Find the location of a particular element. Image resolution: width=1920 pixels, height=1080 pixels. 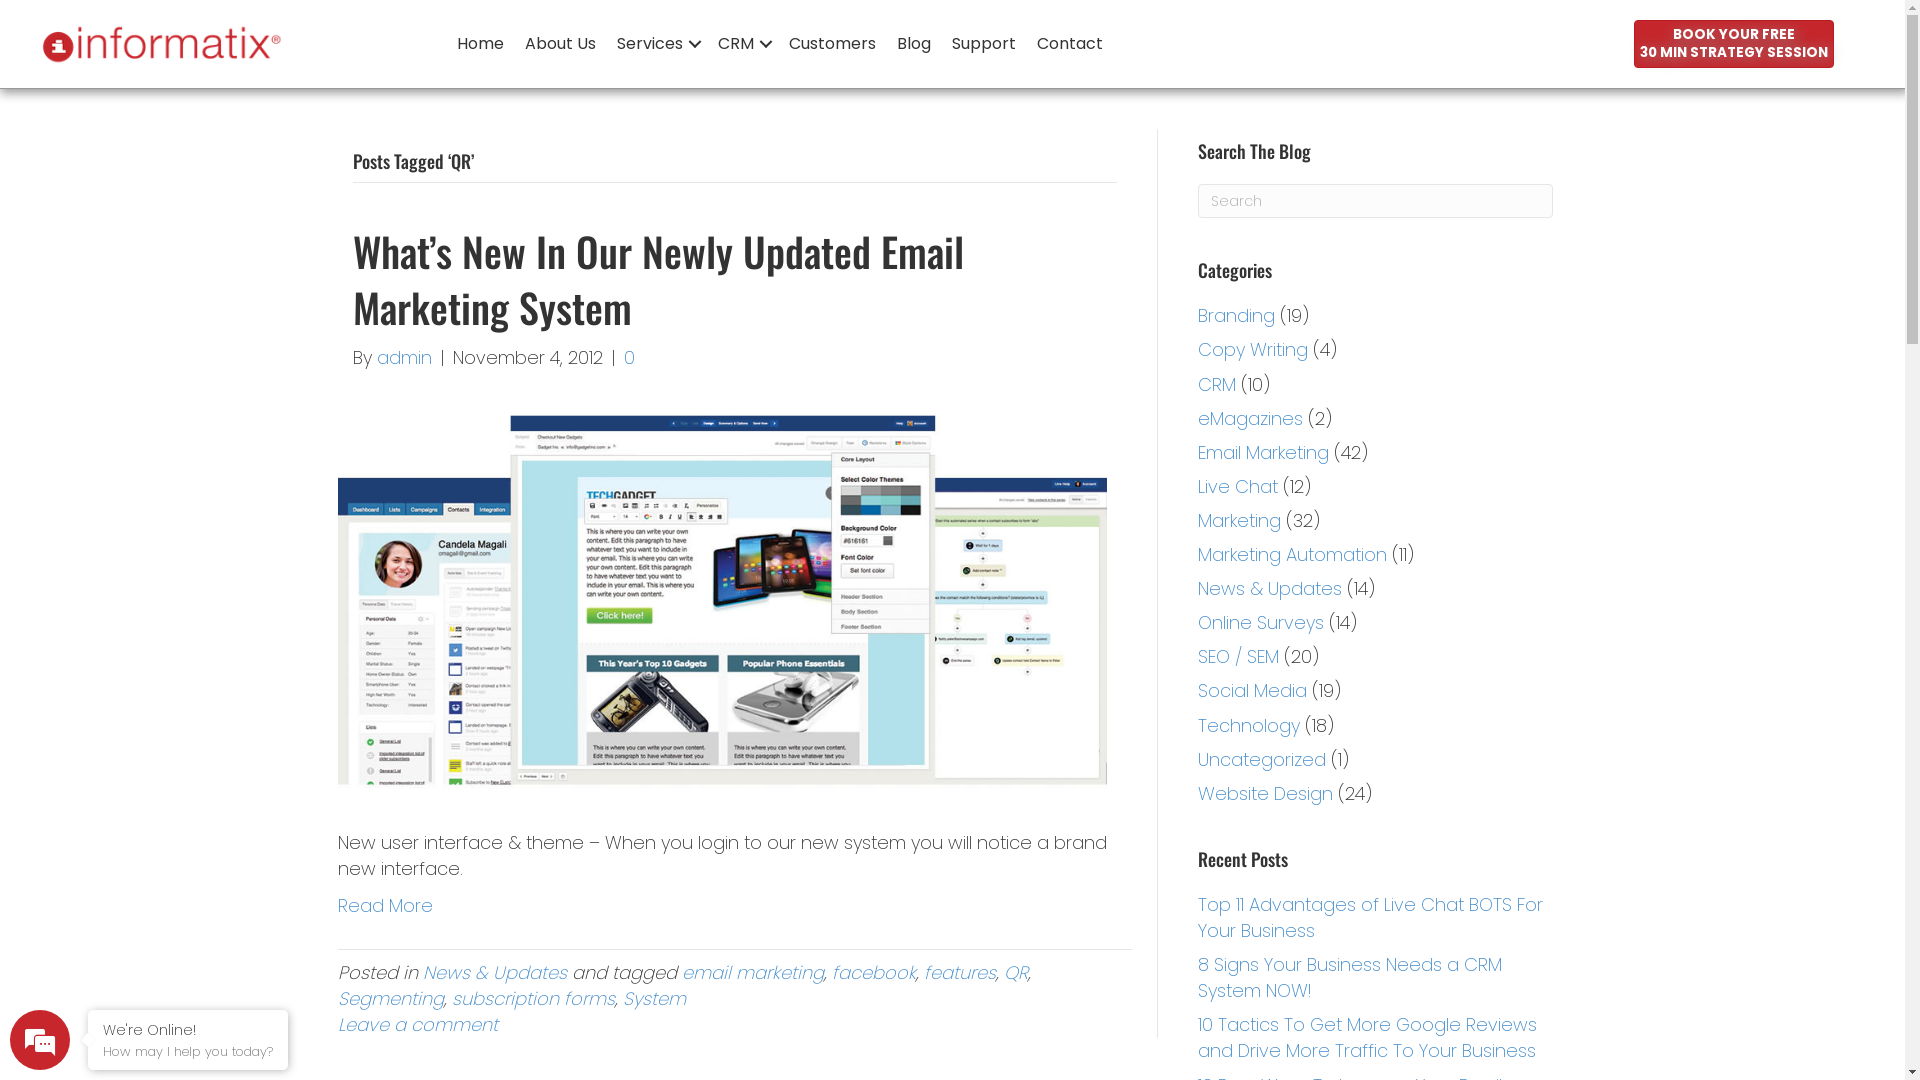

'Technology' is located at coordinates (1247, 724).